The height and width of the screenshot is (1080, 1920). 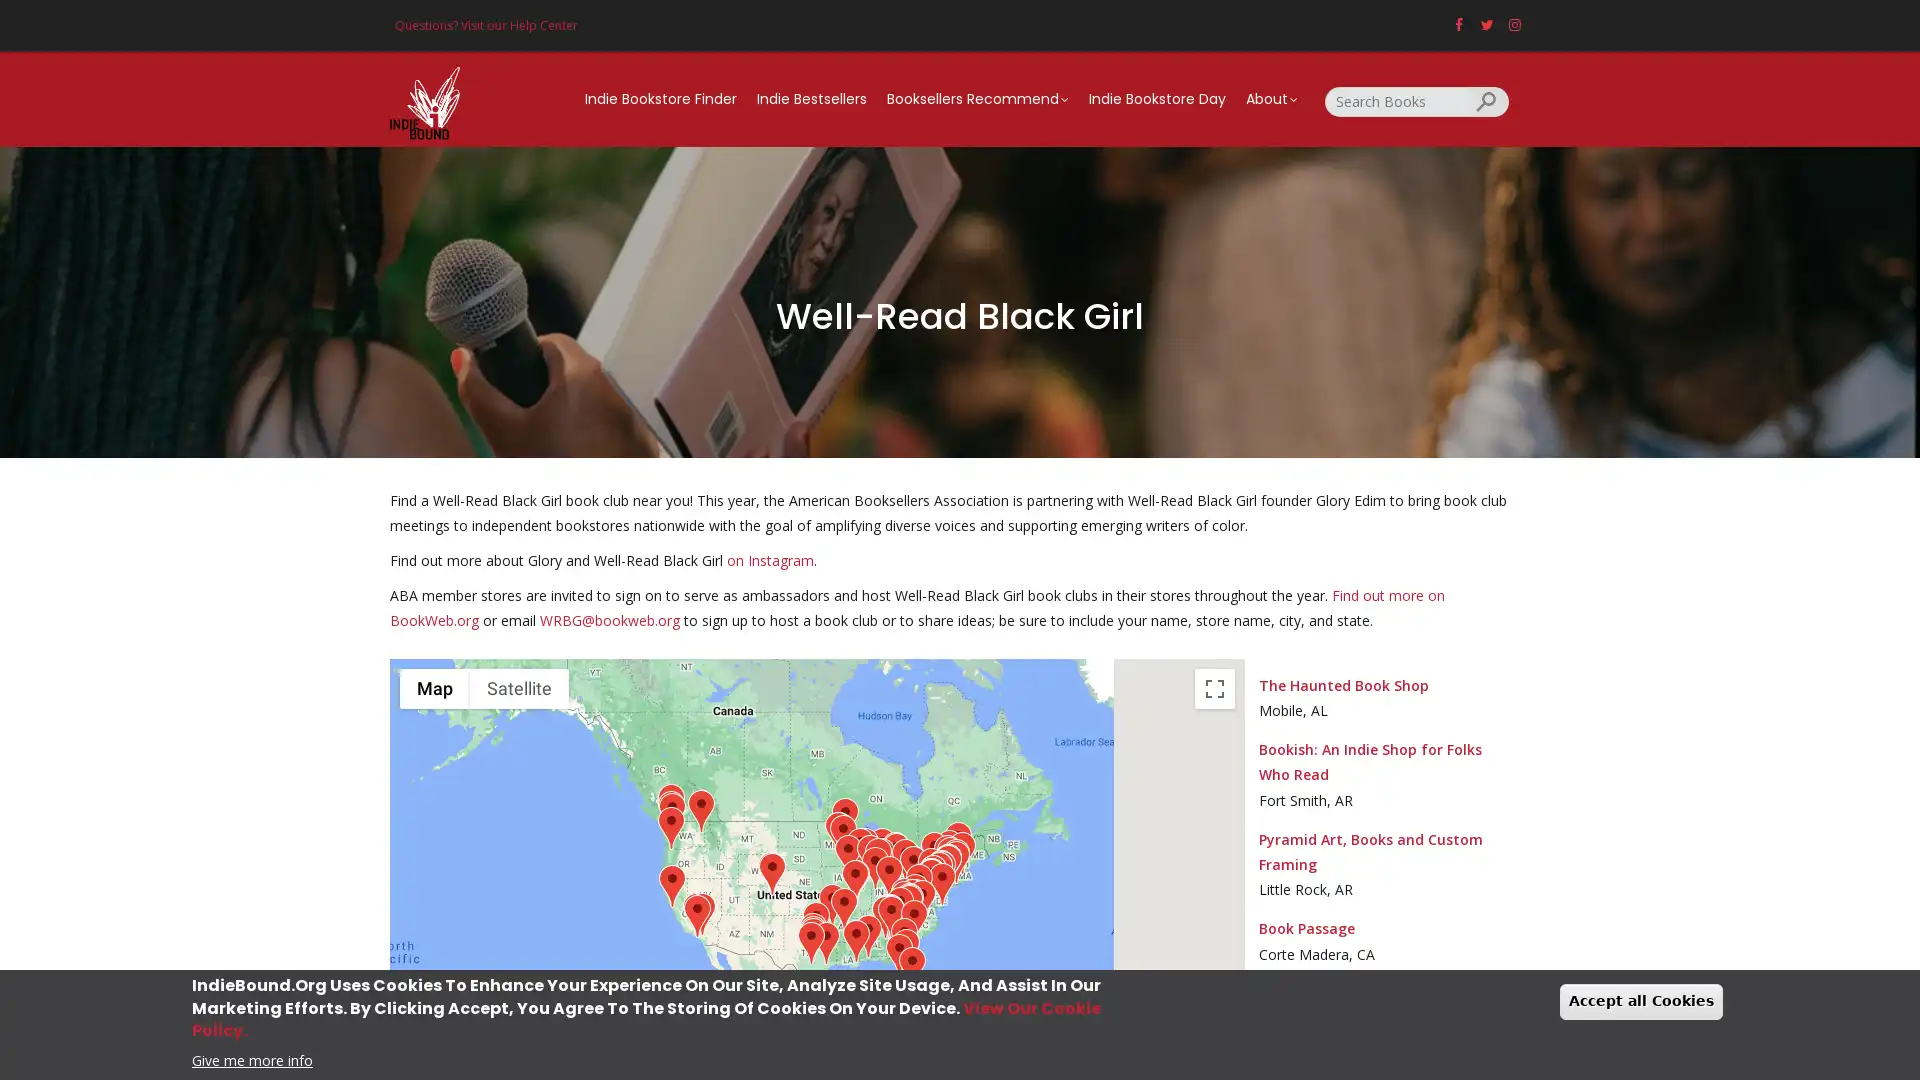 What do you see at coordinates (854, 879) in the screenshot?
I see `Subterranean Books` at bounding box center [854, 879].